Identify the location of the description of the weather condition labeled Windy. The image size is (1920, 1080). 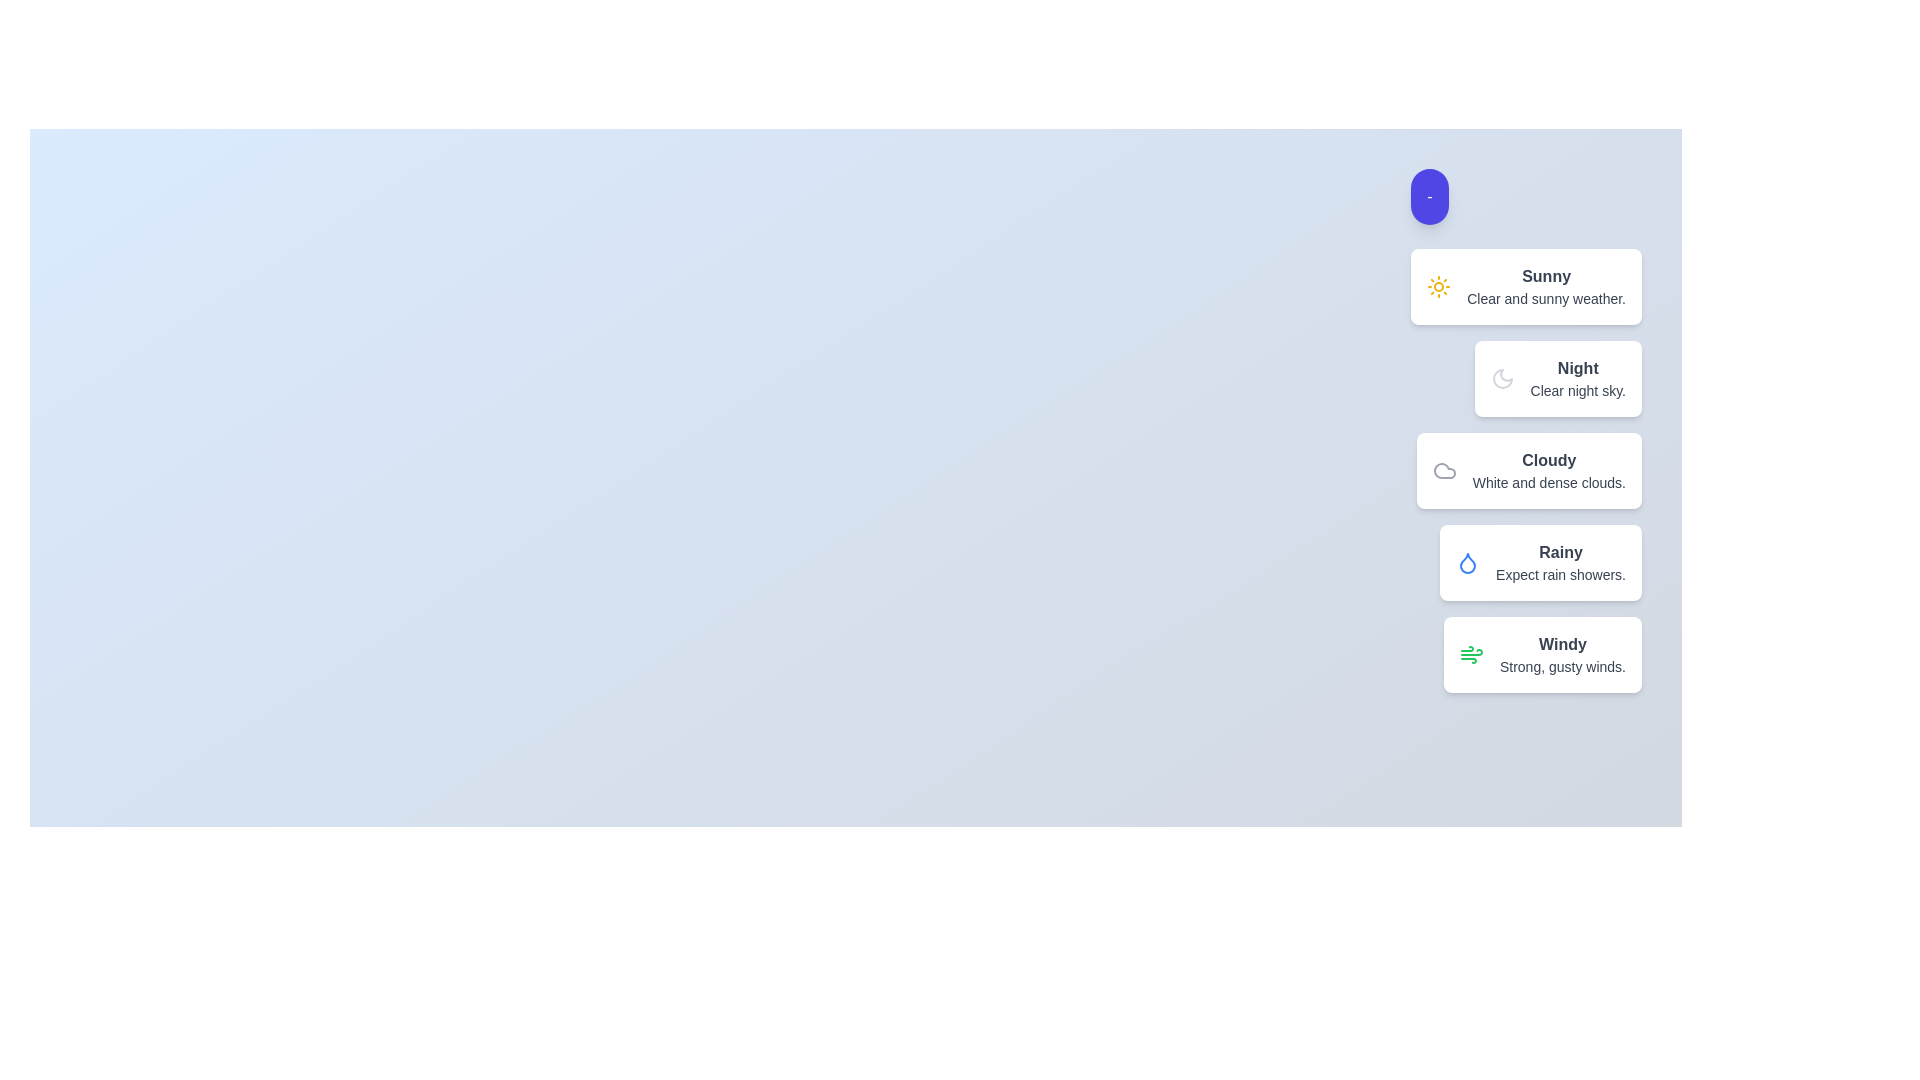
(1561, 644).